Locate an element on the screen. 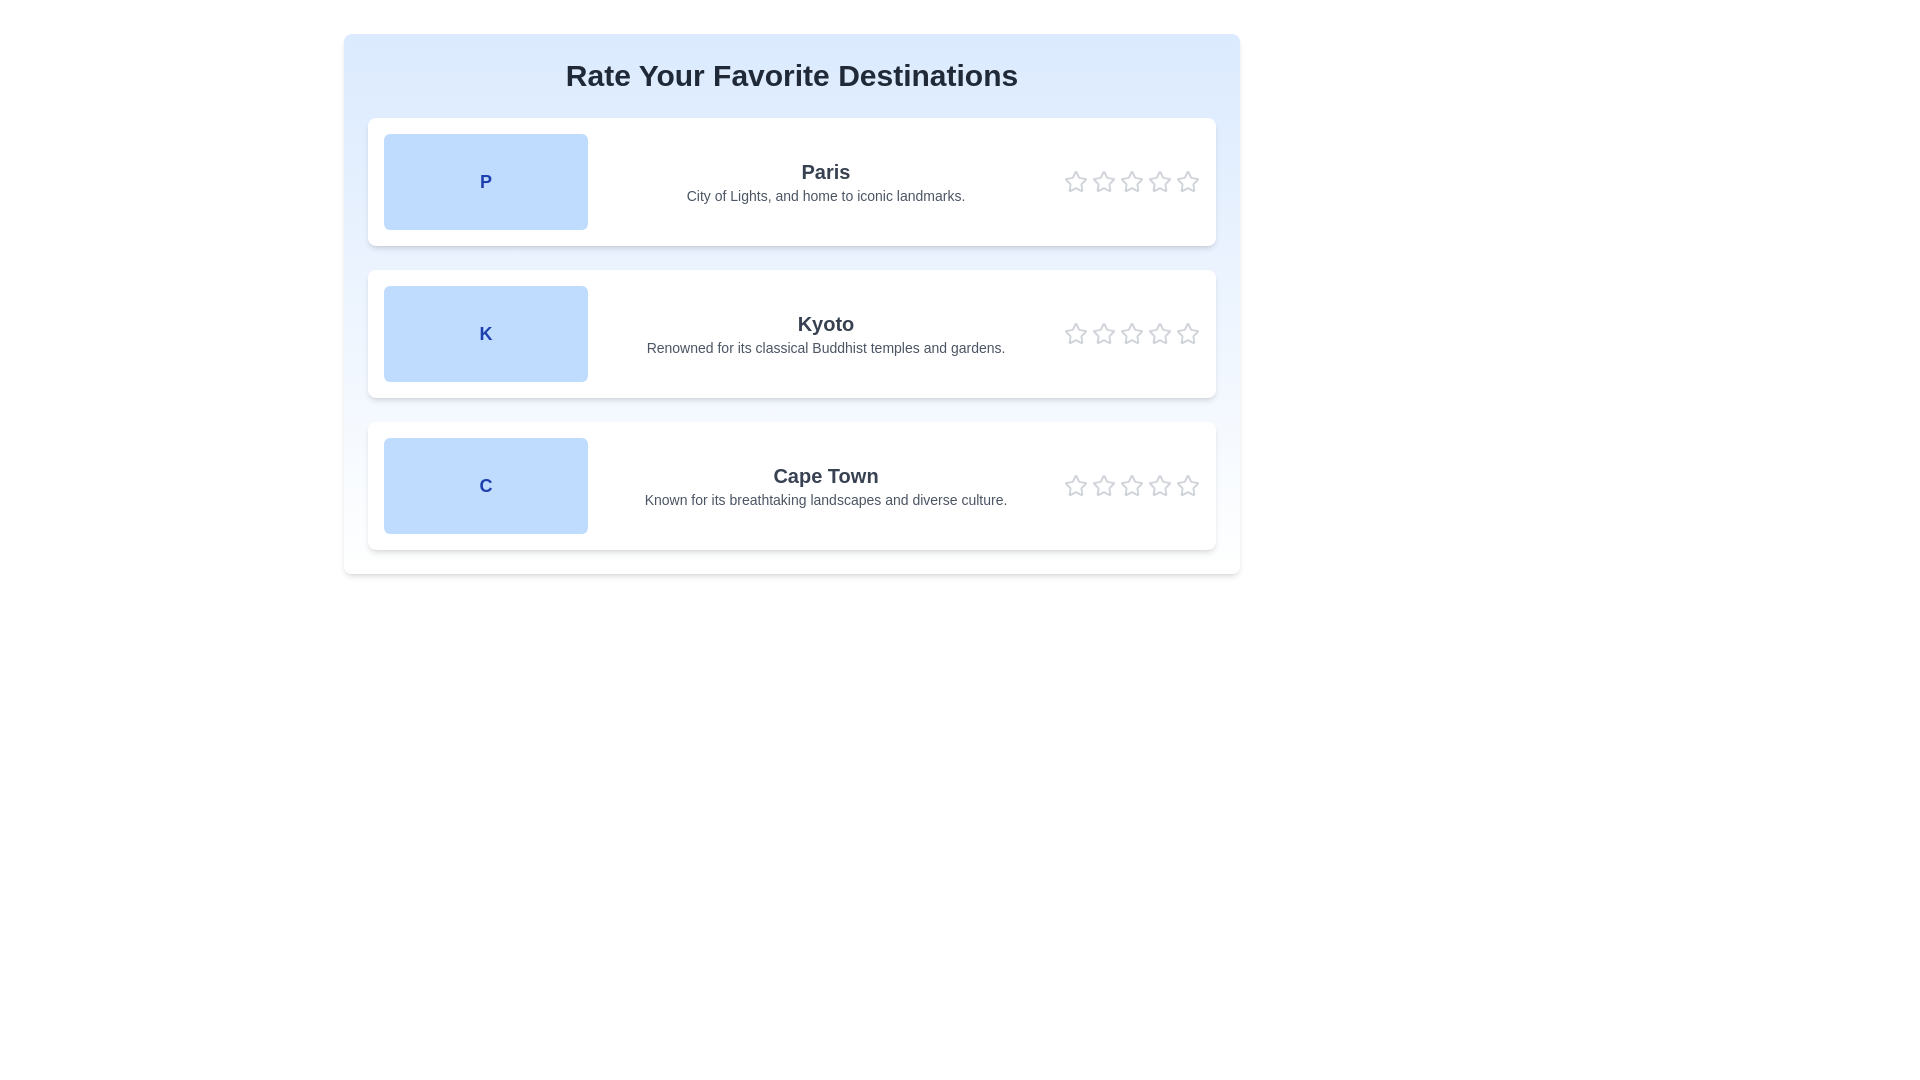 The image size is (1920, 1080). the third star icon in the rating section for 'Paris' is located at coordinates (1131, 181).